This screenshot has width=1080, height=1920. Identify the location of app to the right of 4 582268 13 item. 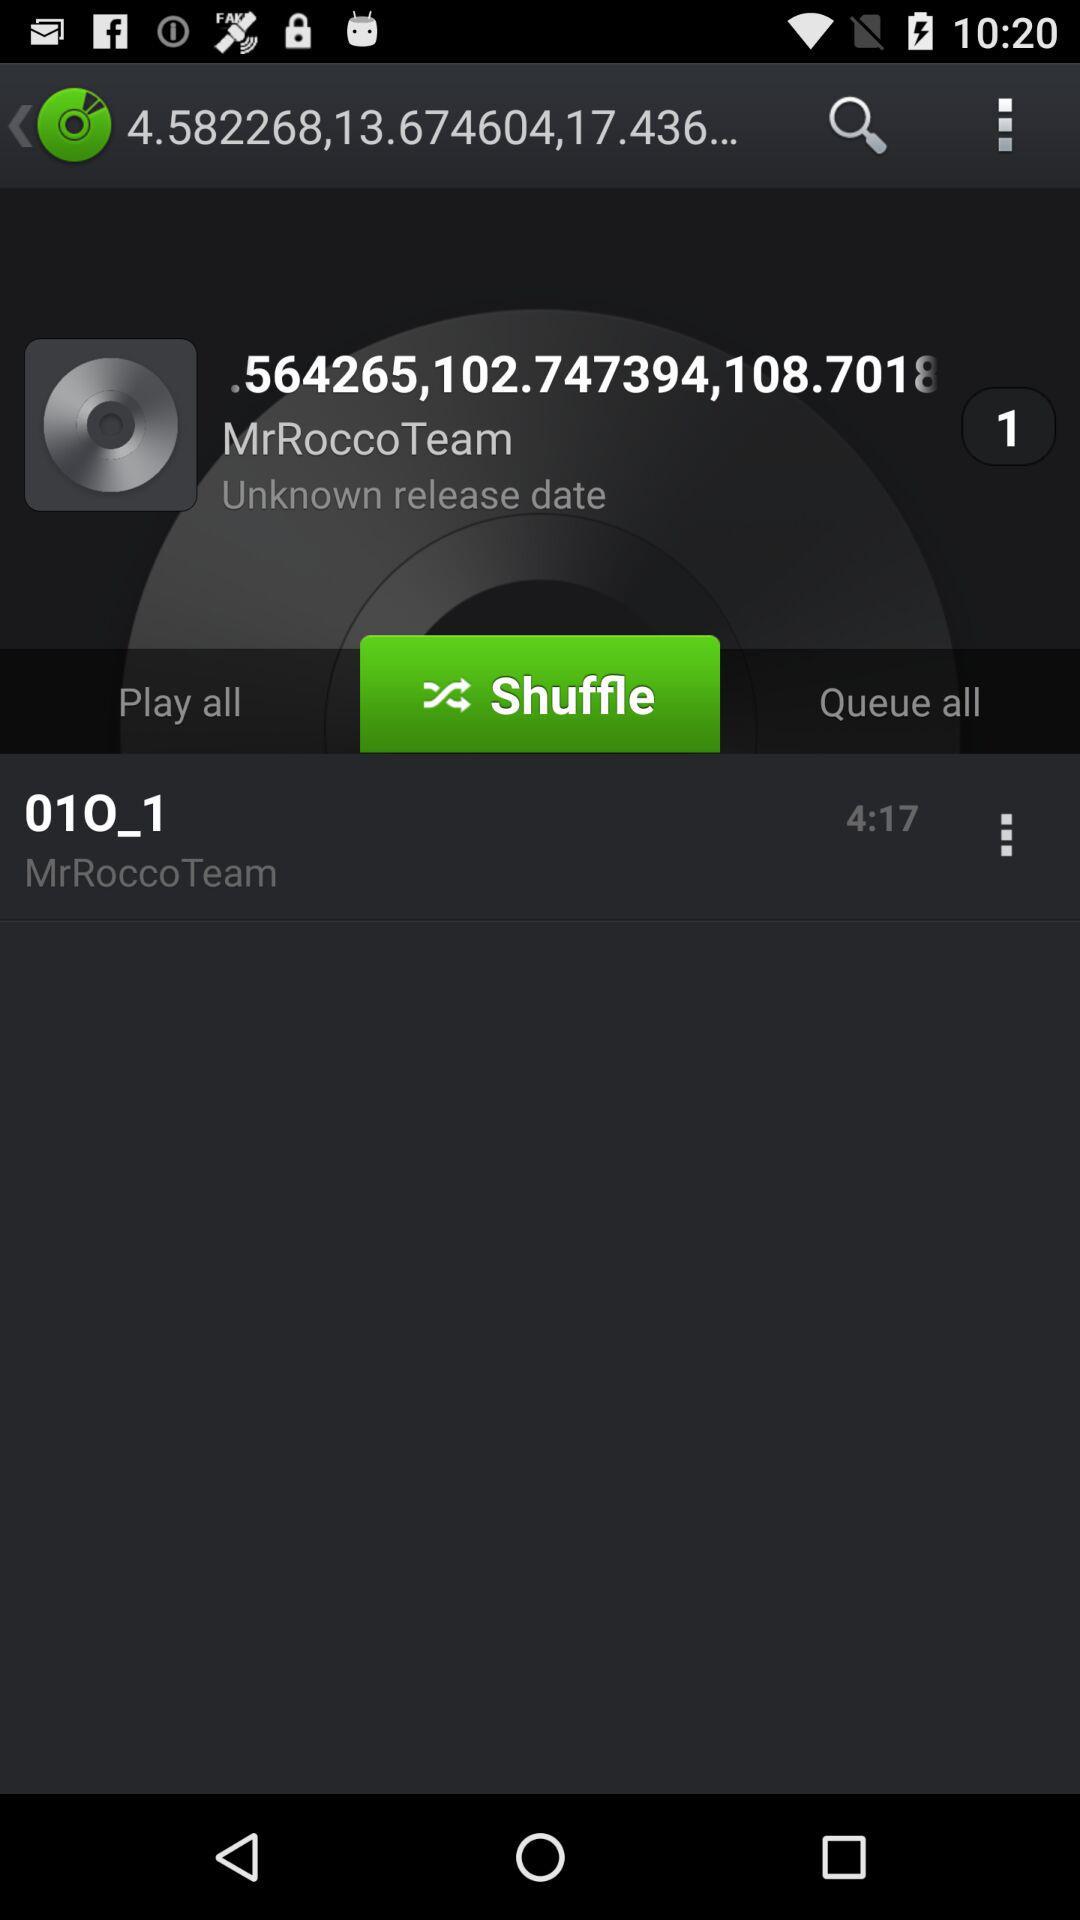
(858, 124).